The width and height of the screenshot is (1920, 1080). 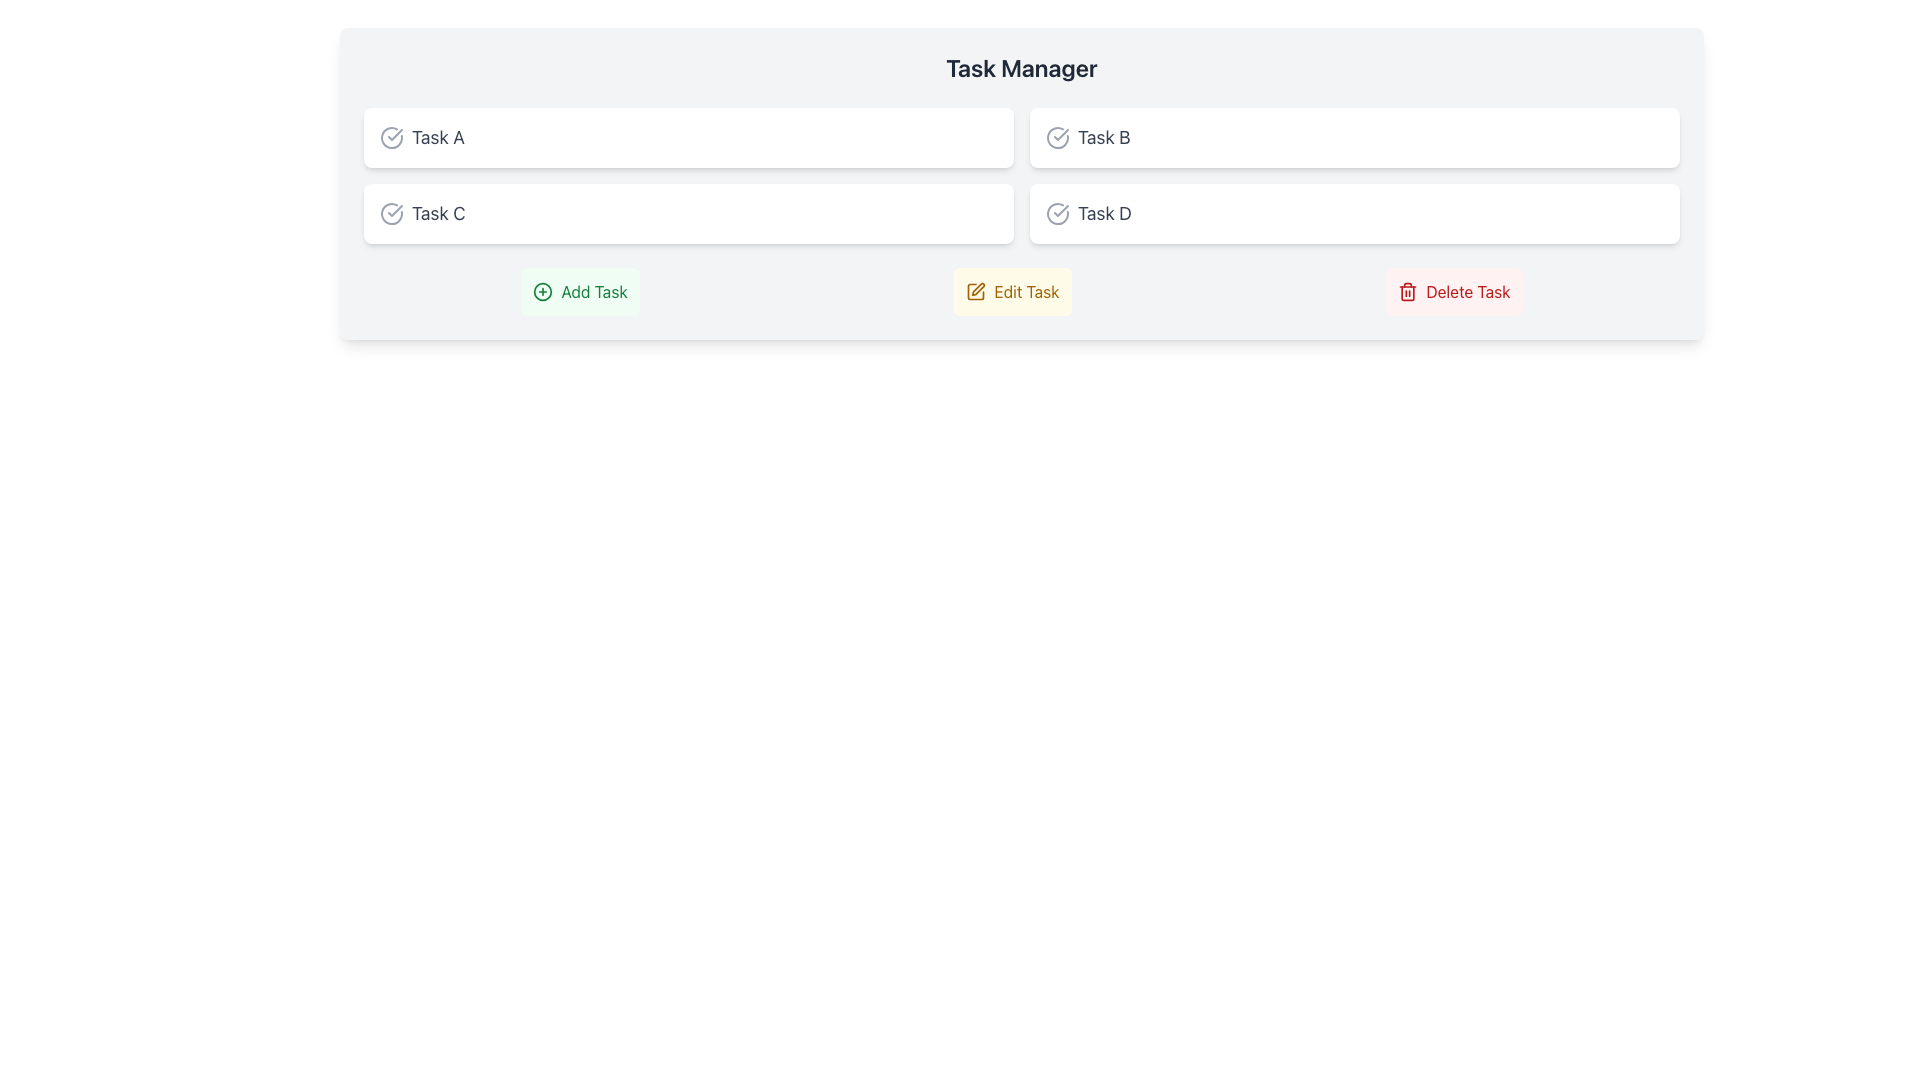 What do you see at coordinates (1022, 67) in the screenshot?
I see `the header text element that serves as the title for the task management system` at bounding box center [1022, 67].